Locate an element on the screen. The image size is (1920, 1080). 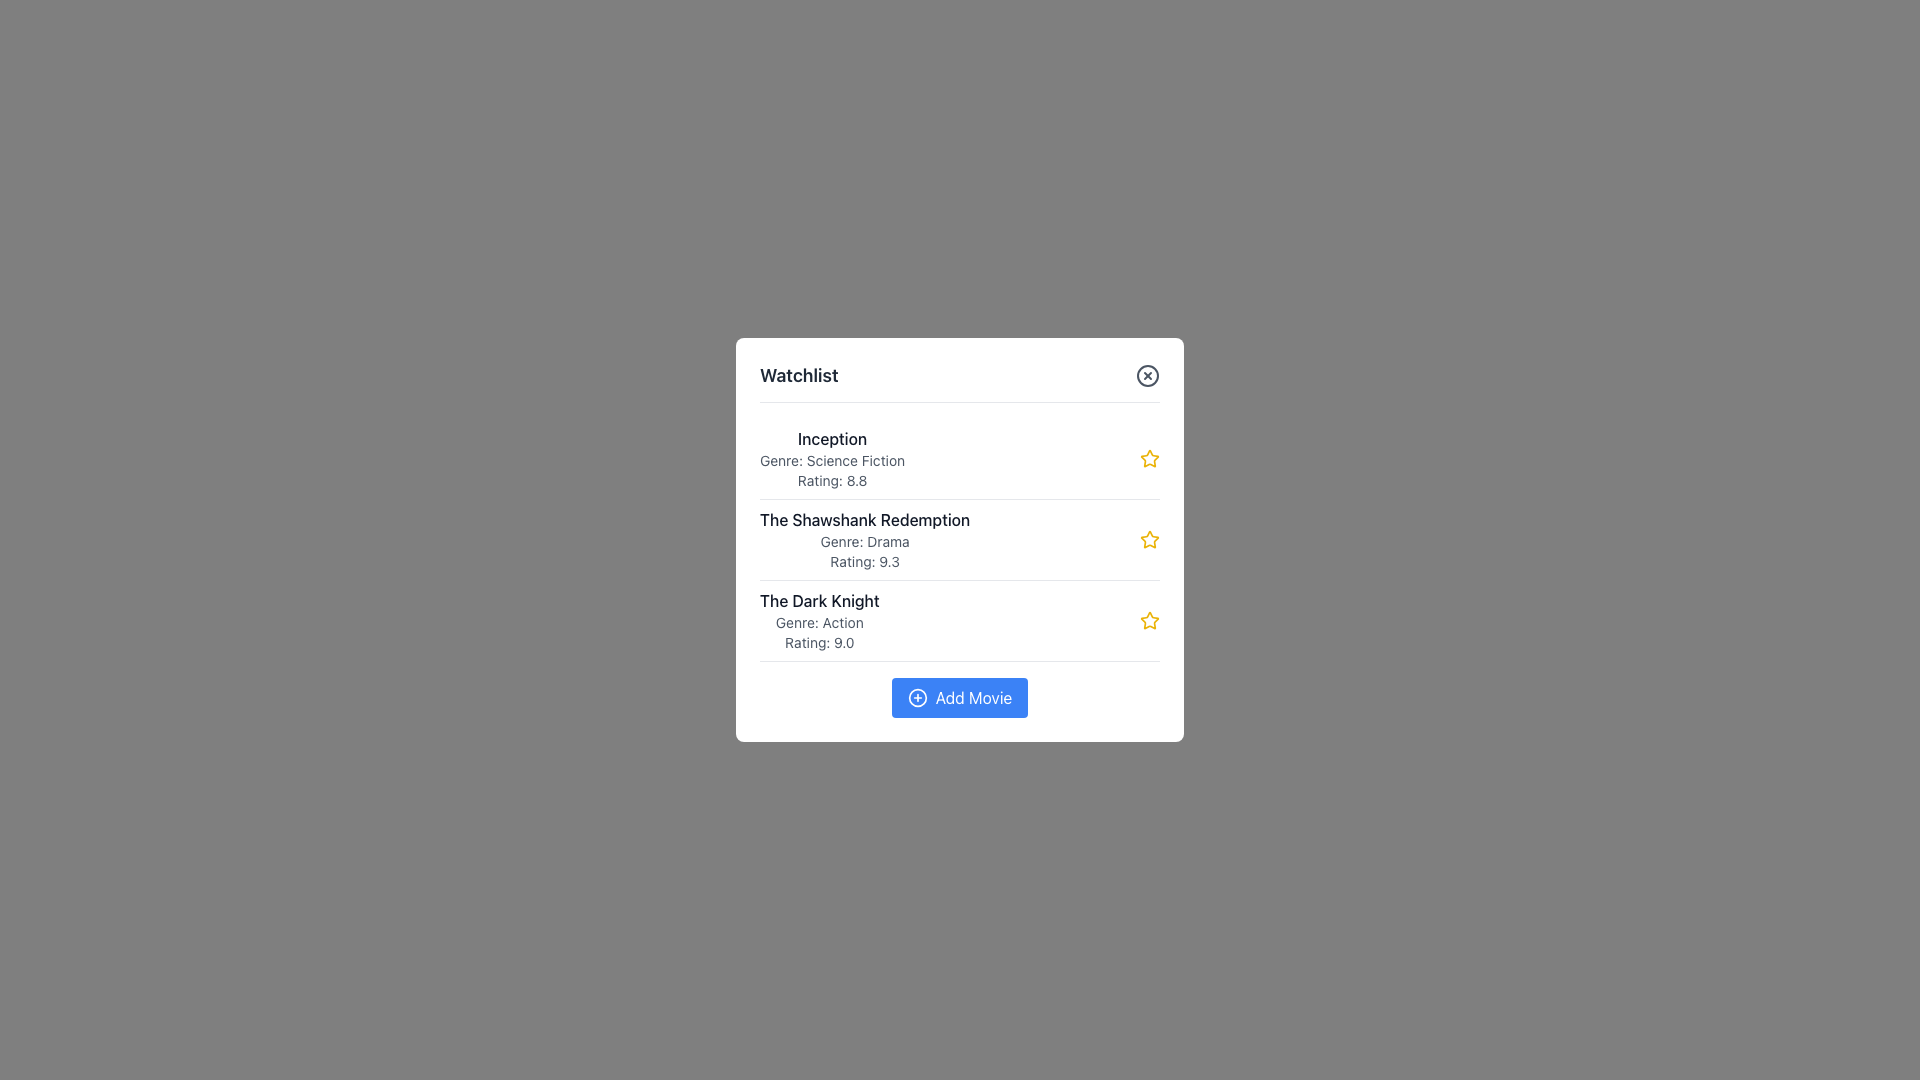
the circular close button with an 'X' symbol, located to the right of the 'Watchlist' header is located at coordinates (1147, 375).